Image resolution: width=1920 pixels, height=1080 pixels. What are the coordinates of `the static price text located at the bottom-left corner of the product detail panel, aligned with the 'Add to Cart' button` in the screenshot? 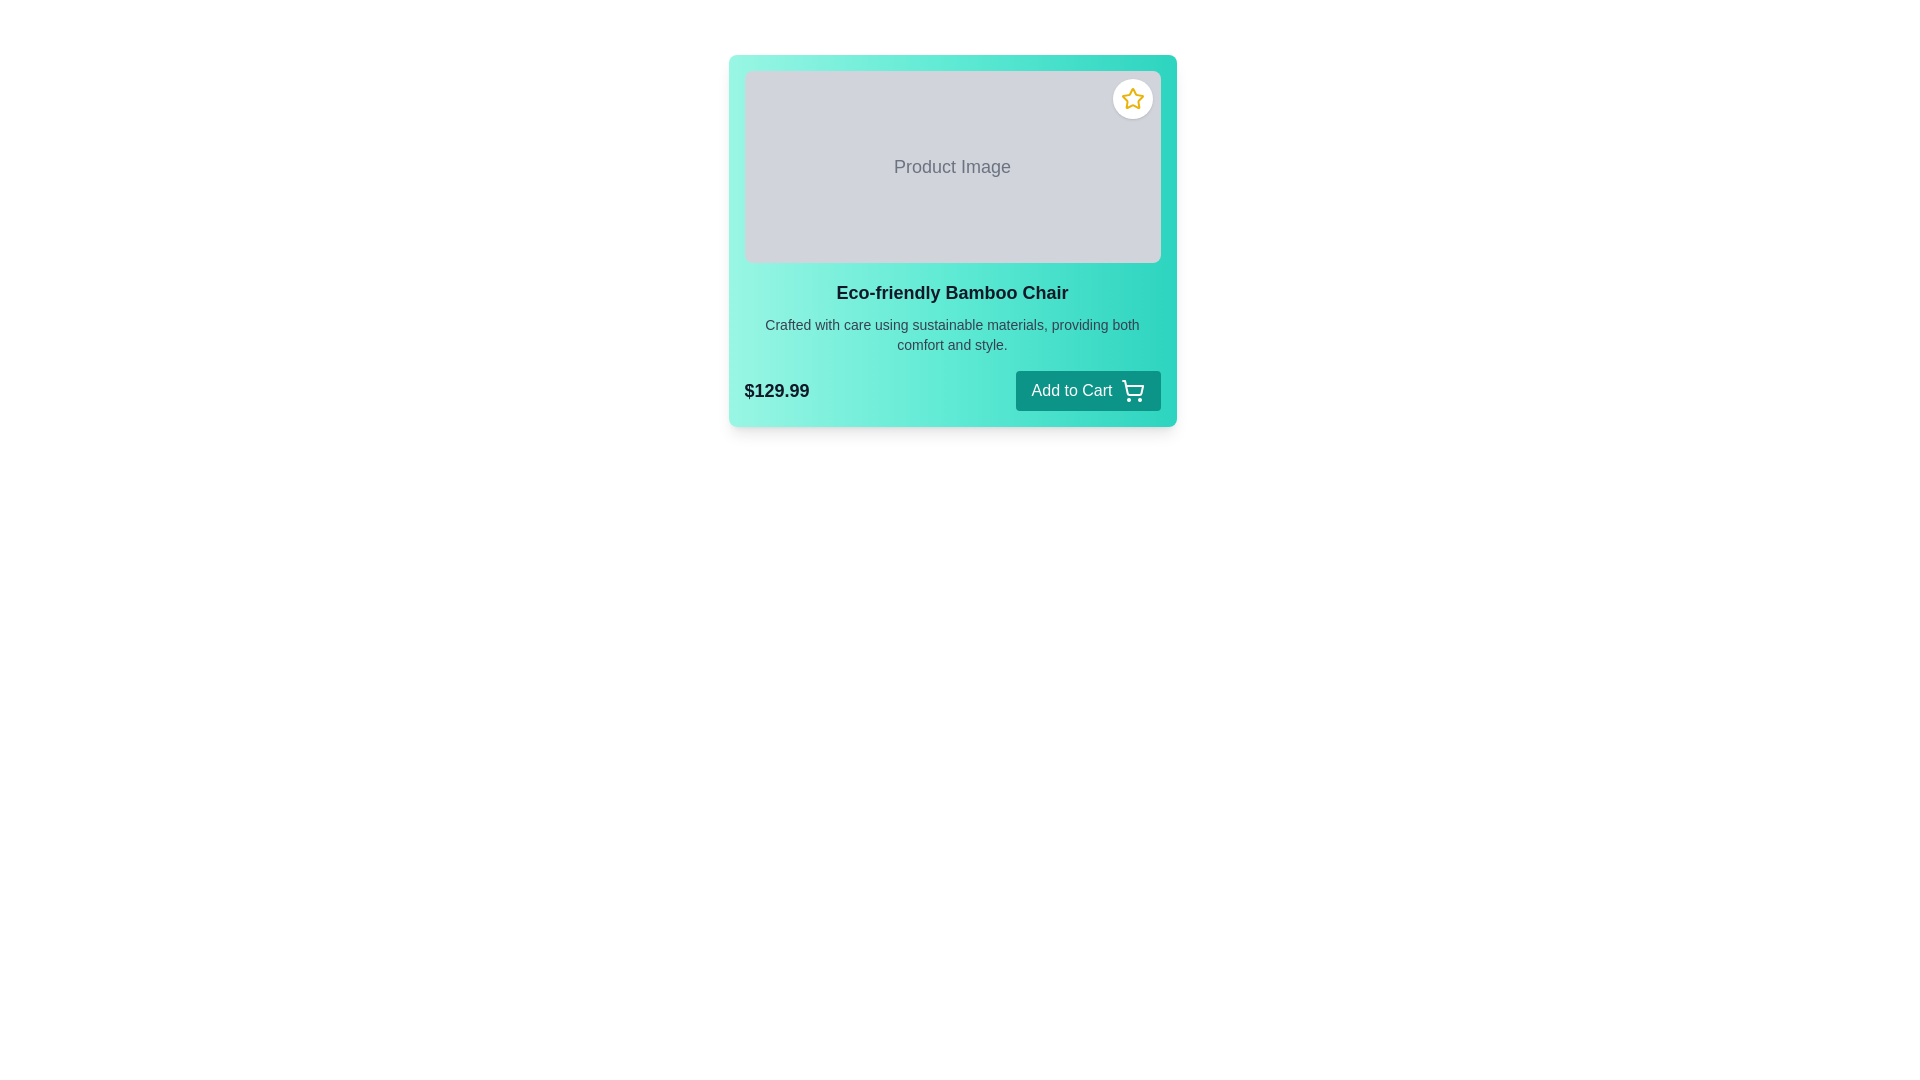 It's located at (776, 390).